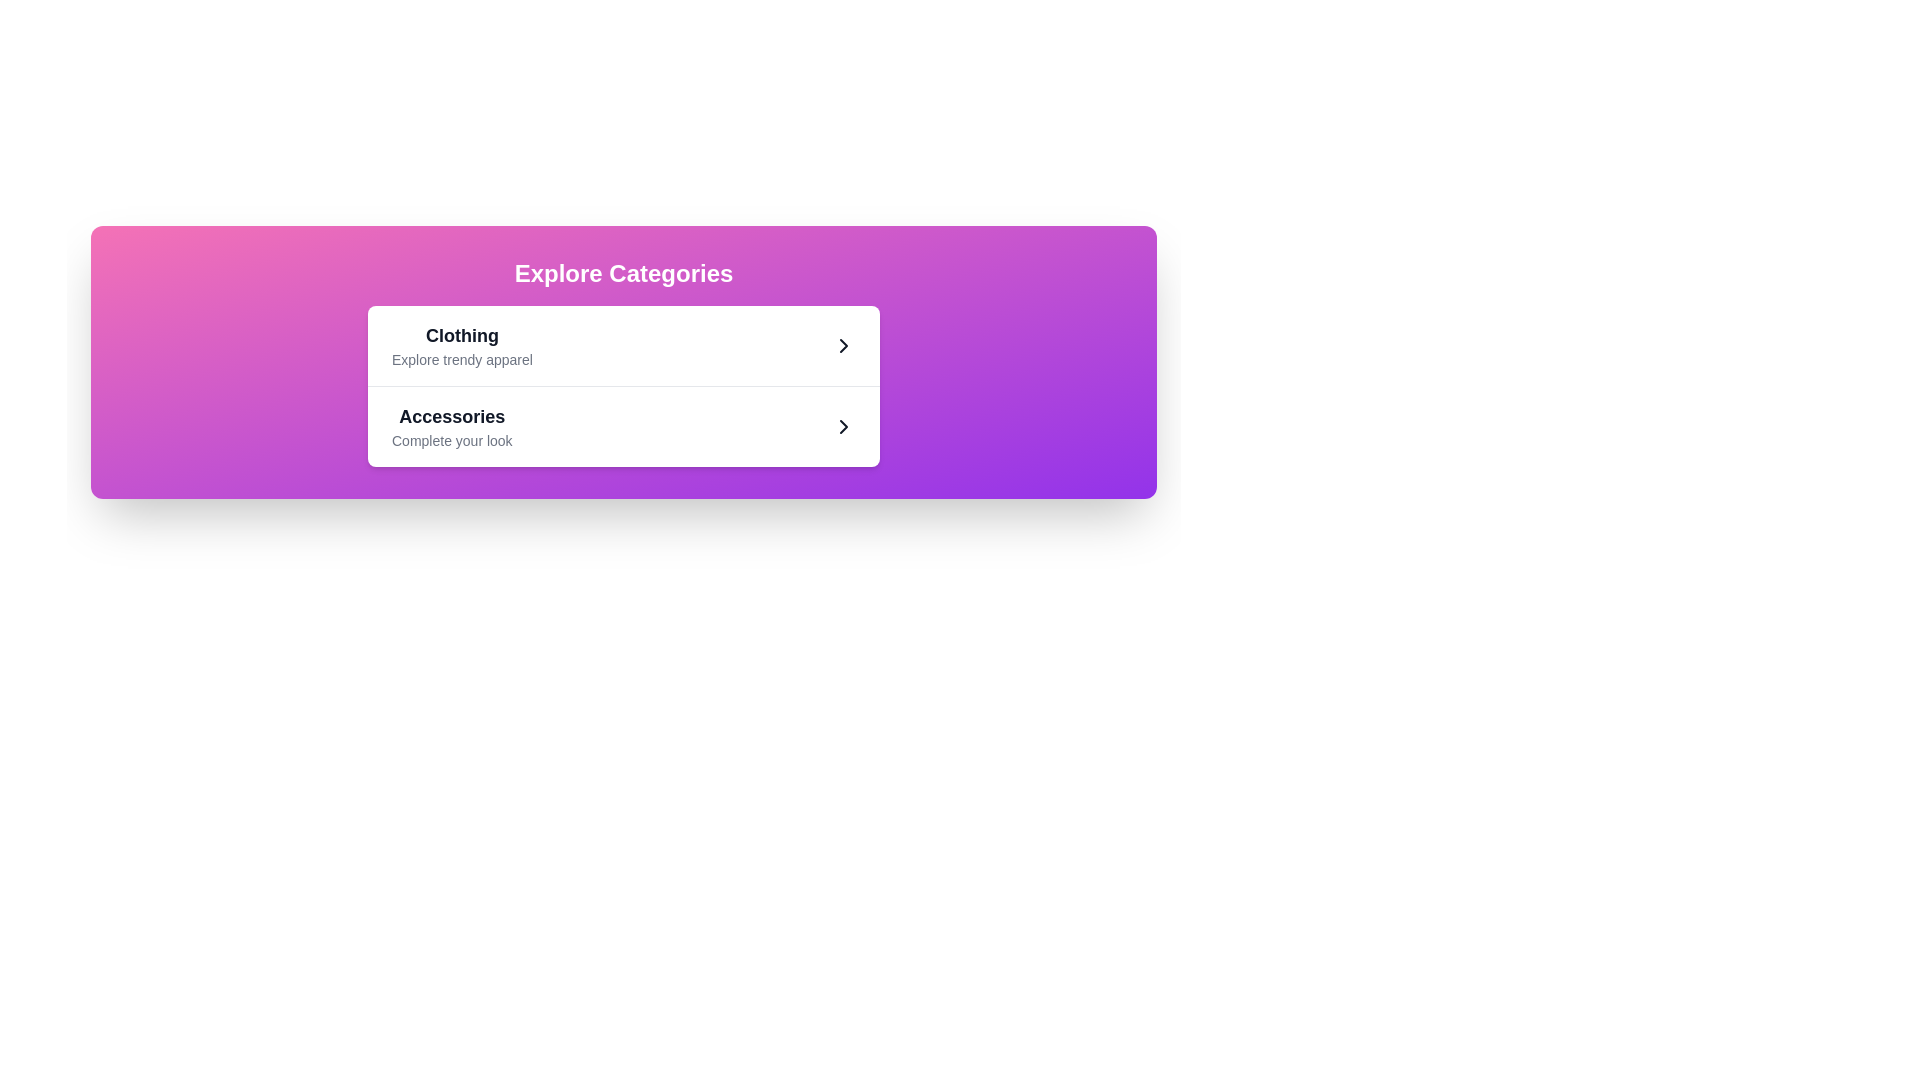 The image size is (1920, 1080). What do you see at coordinates (461, 345) in the screenshot?
I see `the card containing the Text block that serves as a category title and description within the 'Explore Categories' section` at bounding box center [461, 345].